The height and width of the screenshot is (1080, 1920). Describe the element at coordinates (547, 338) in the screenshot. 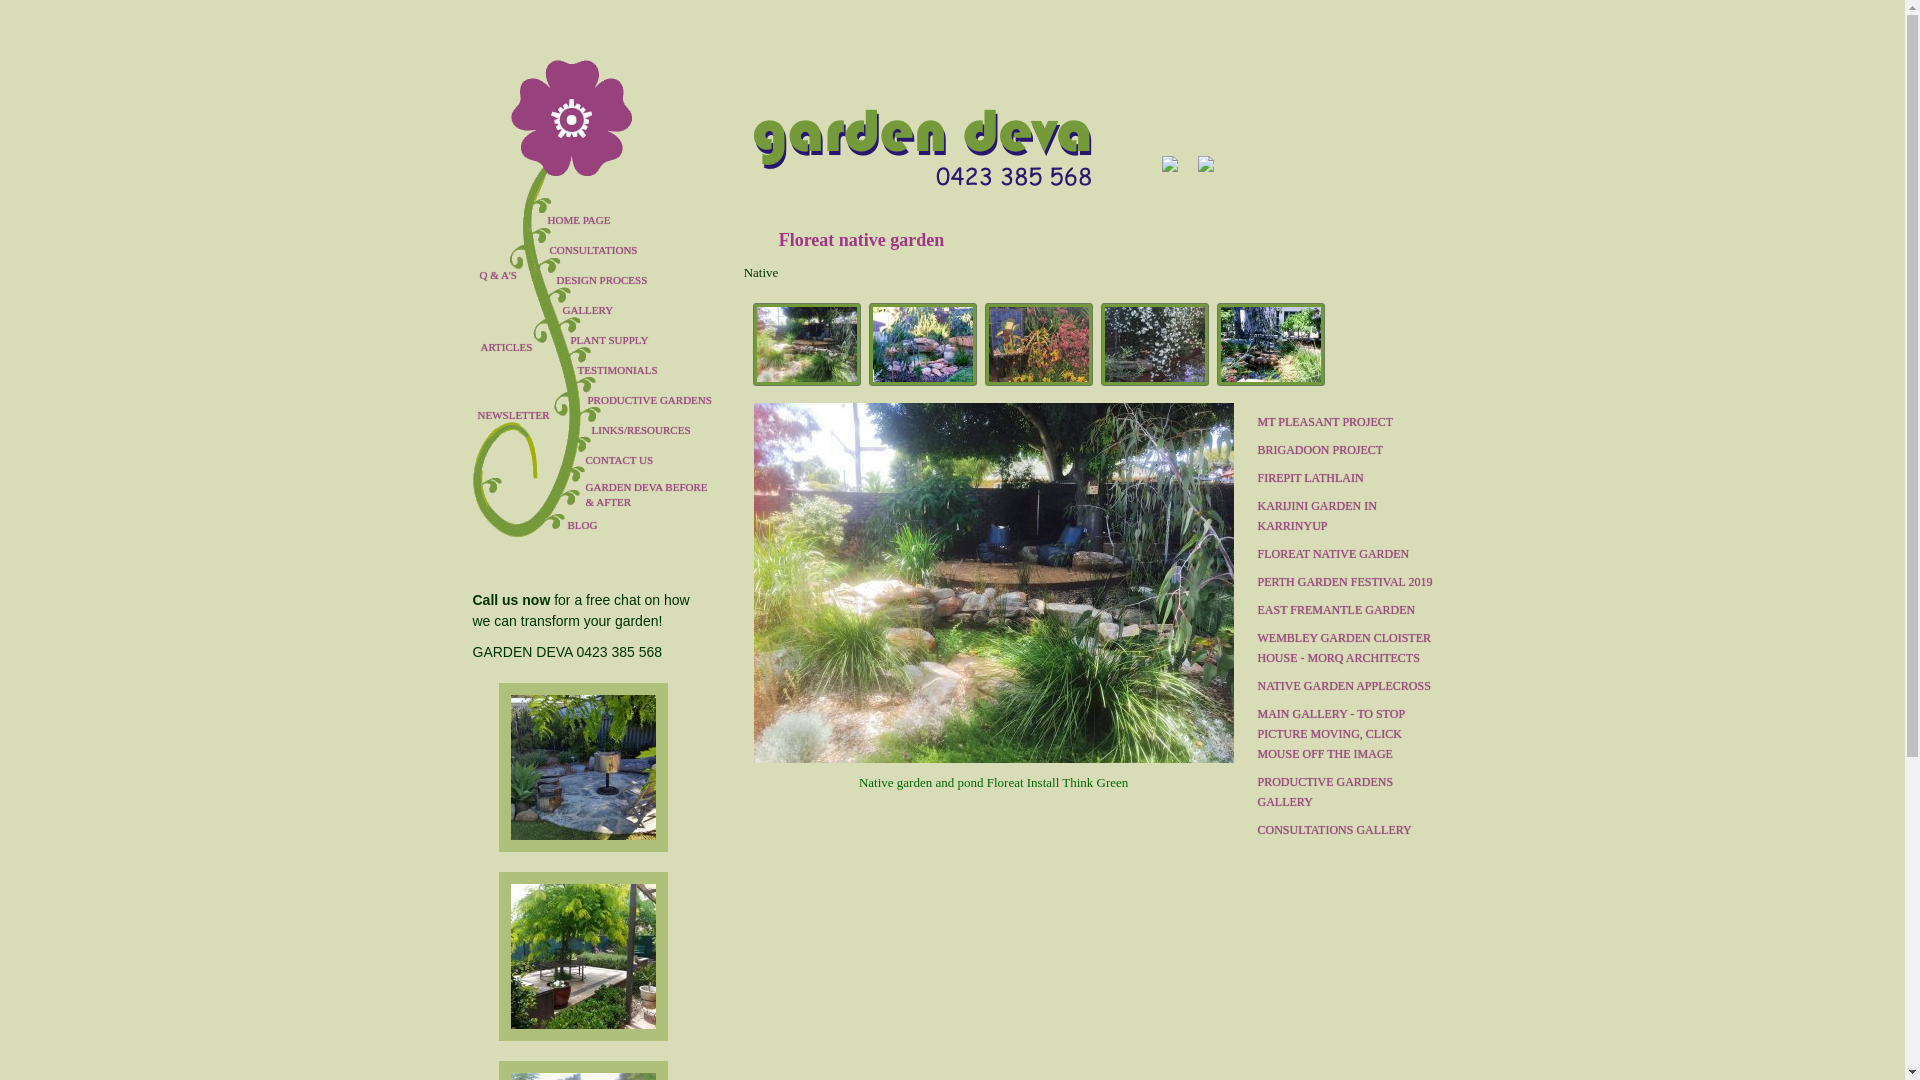

I see `'PLANT SUPPLY'` at that location.